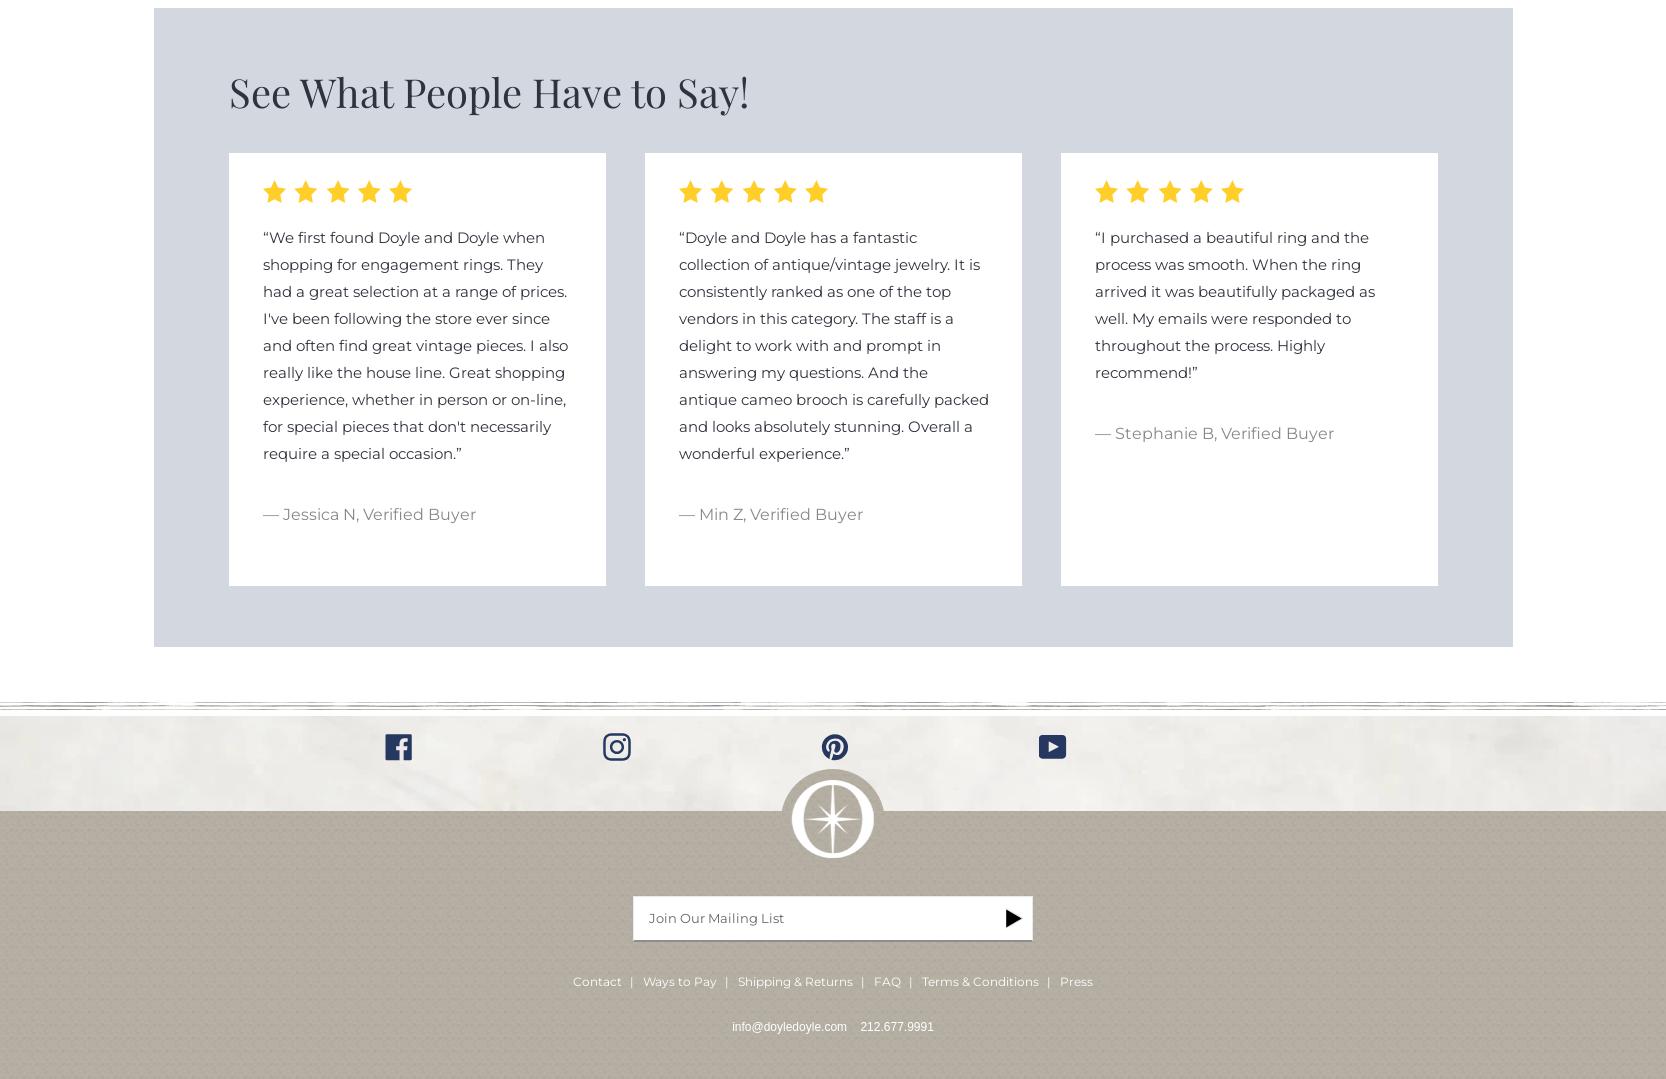 Image resolution: width=1666 pixels, height=1079 pixels. What do you see at coordinates (794, 980) in the screenshot?
I see `'Shipping & Returns'` at bounding box center [794, 980].